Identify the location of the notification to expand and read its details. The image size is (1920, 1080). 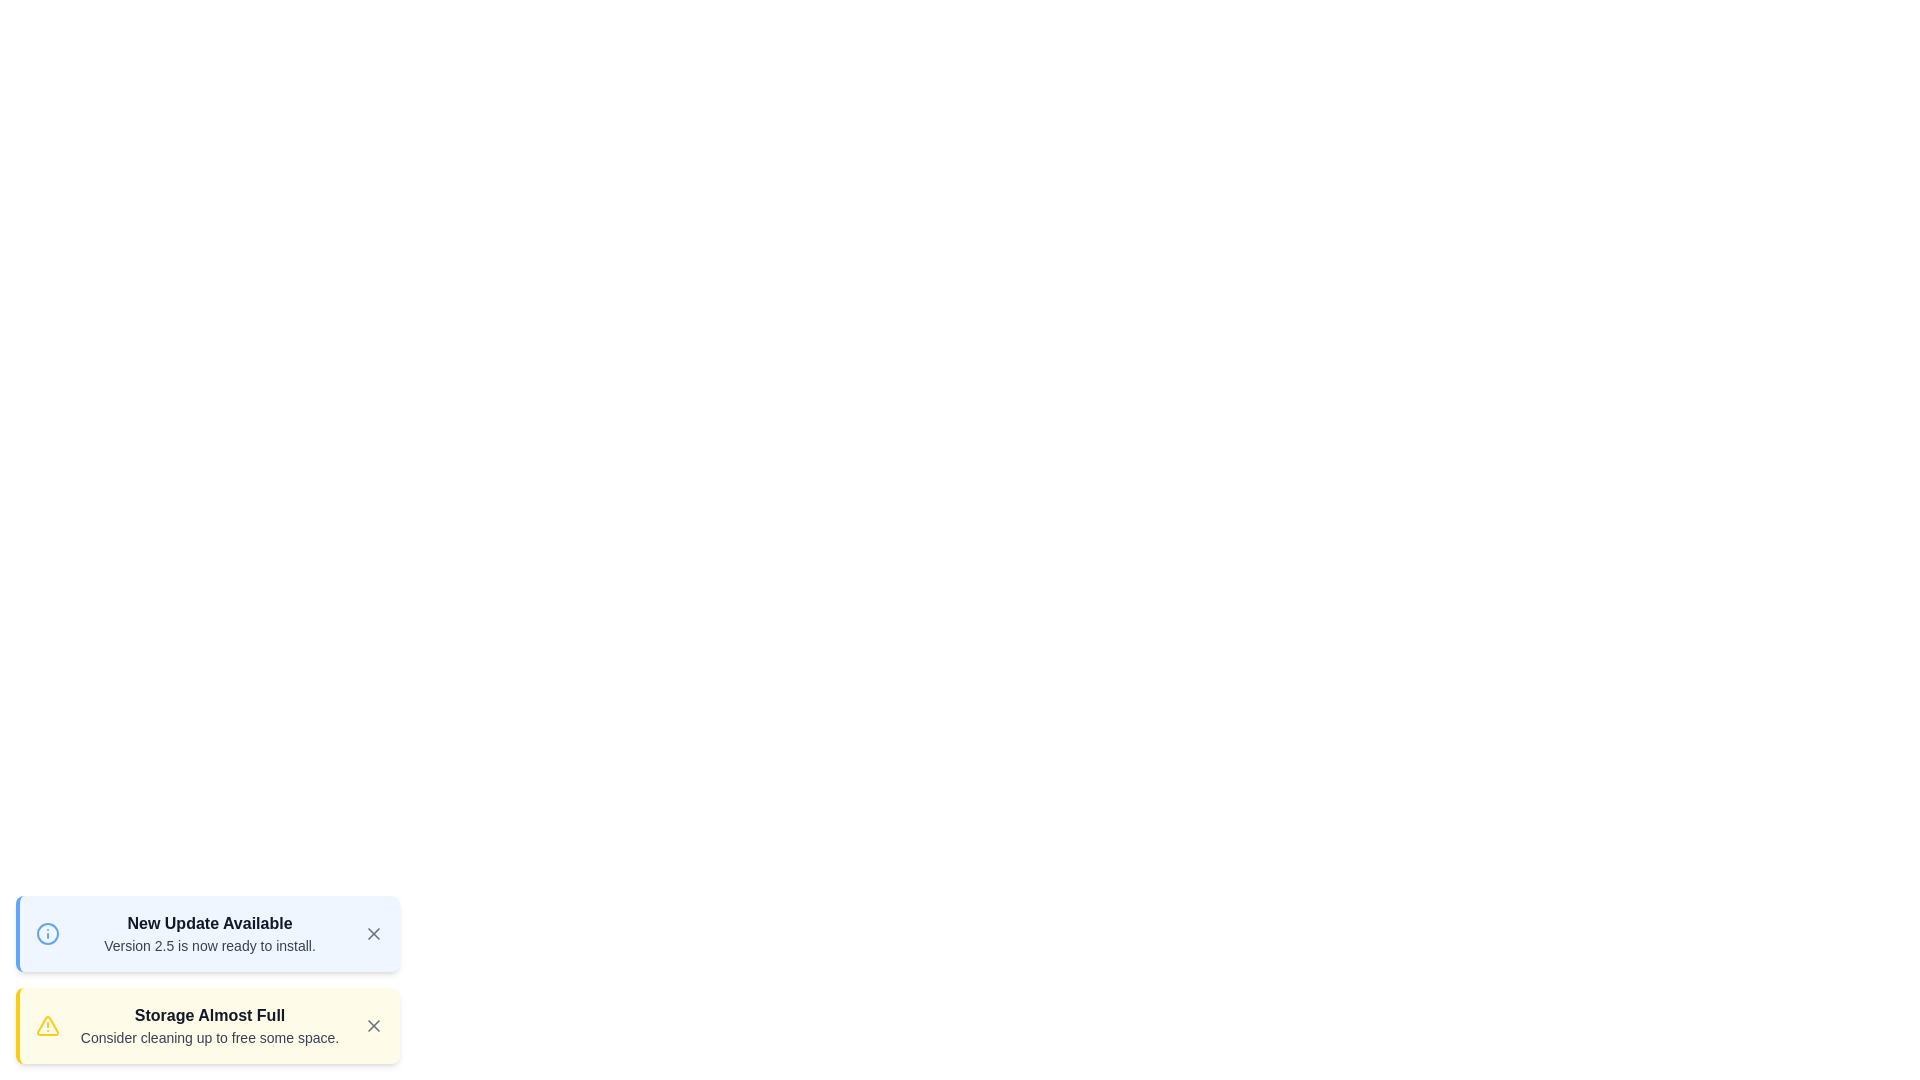
(207, 933).